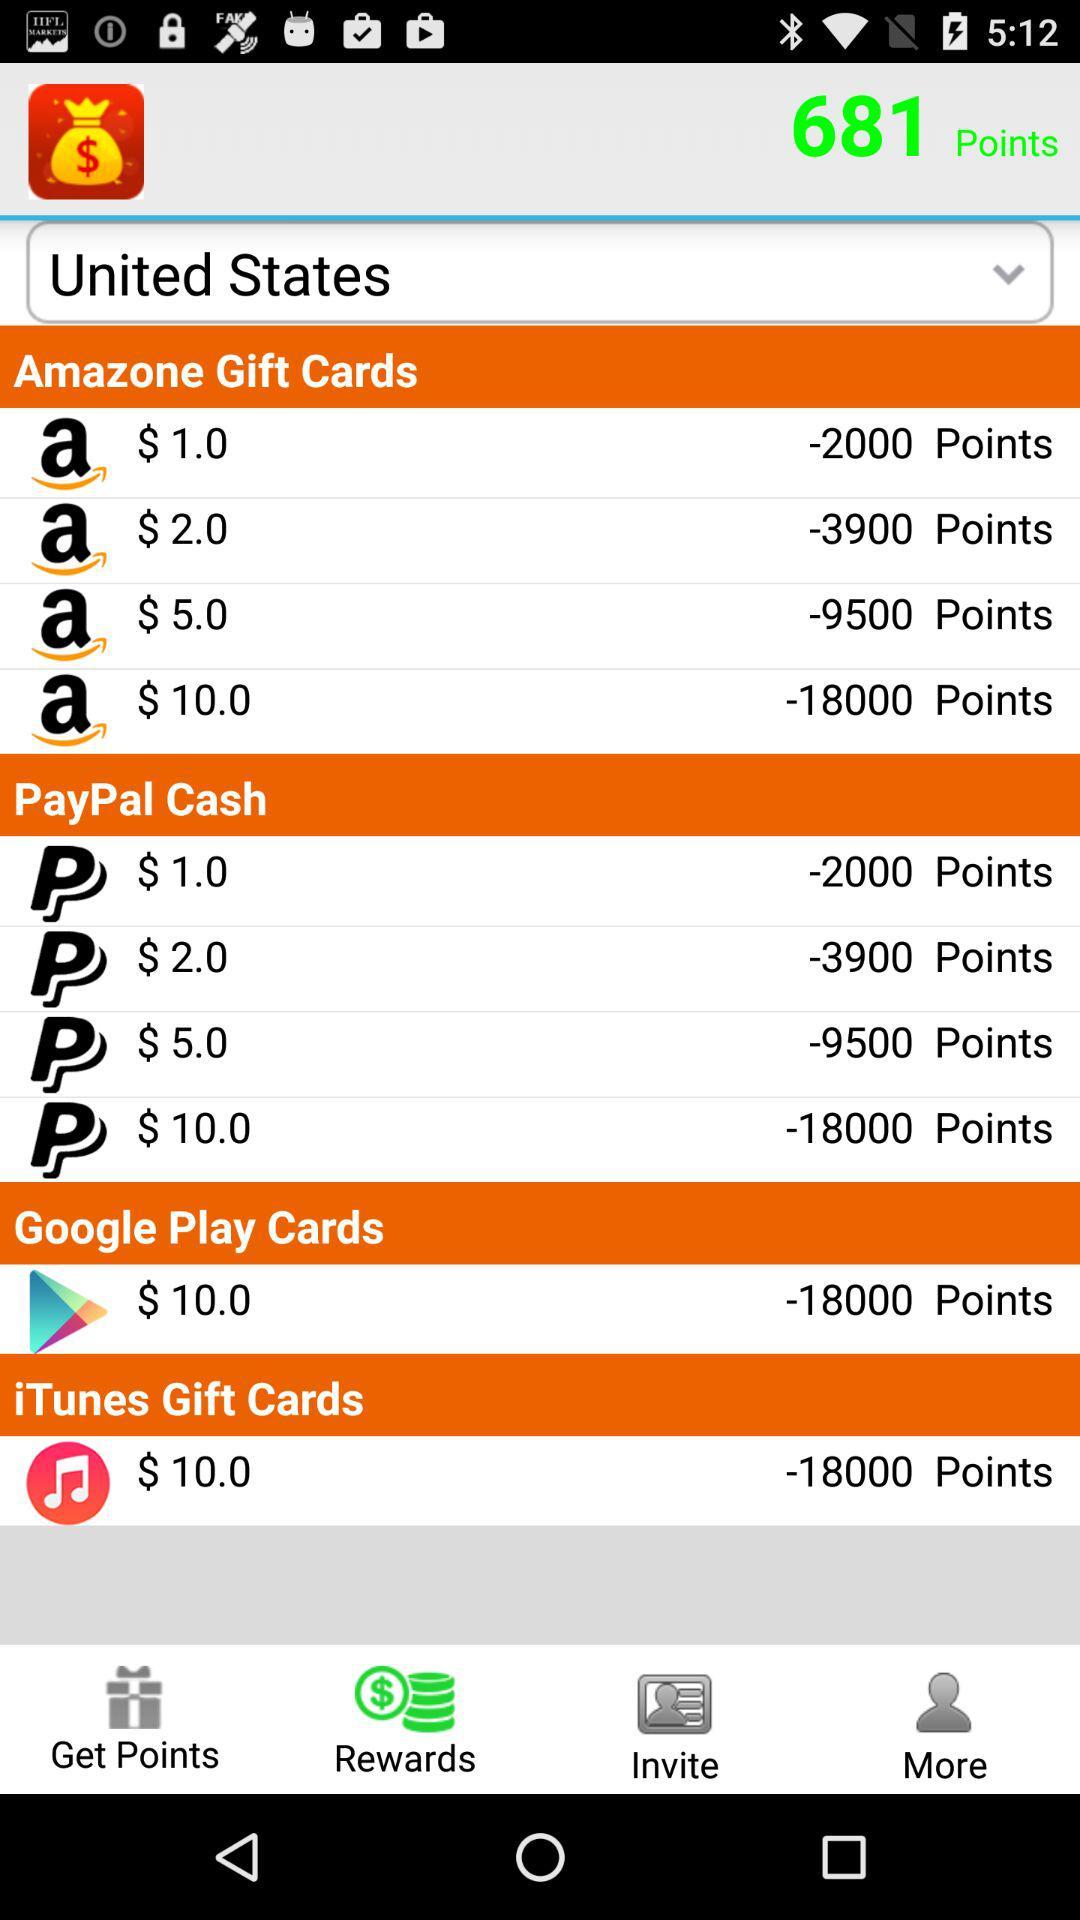 The width and height of the screenshot is (1080, 1920). I want to click on the item to the right of the rewards, so click(675, 1718).